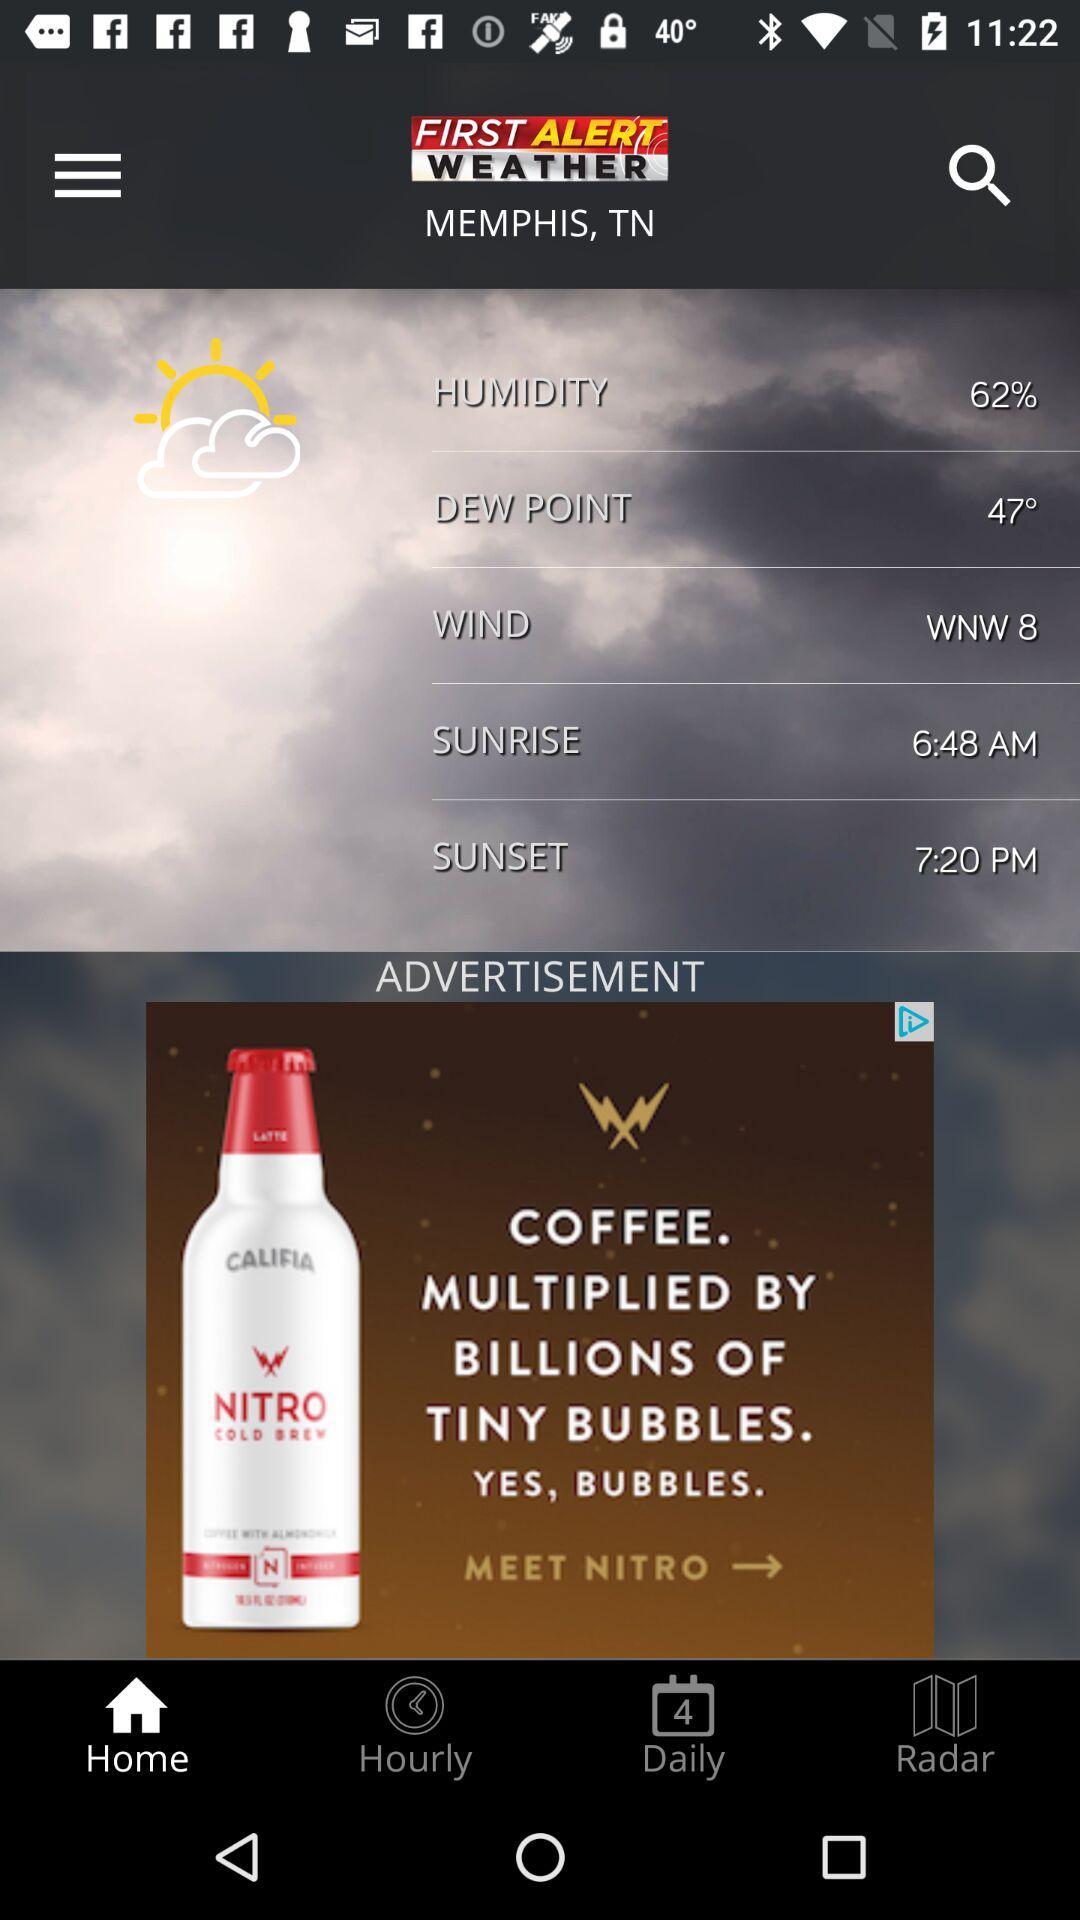  What do you see at coordinates (682, 1726) in the screenshot?
I see `the item next to hourly item` at bounding box center [682, 1726].